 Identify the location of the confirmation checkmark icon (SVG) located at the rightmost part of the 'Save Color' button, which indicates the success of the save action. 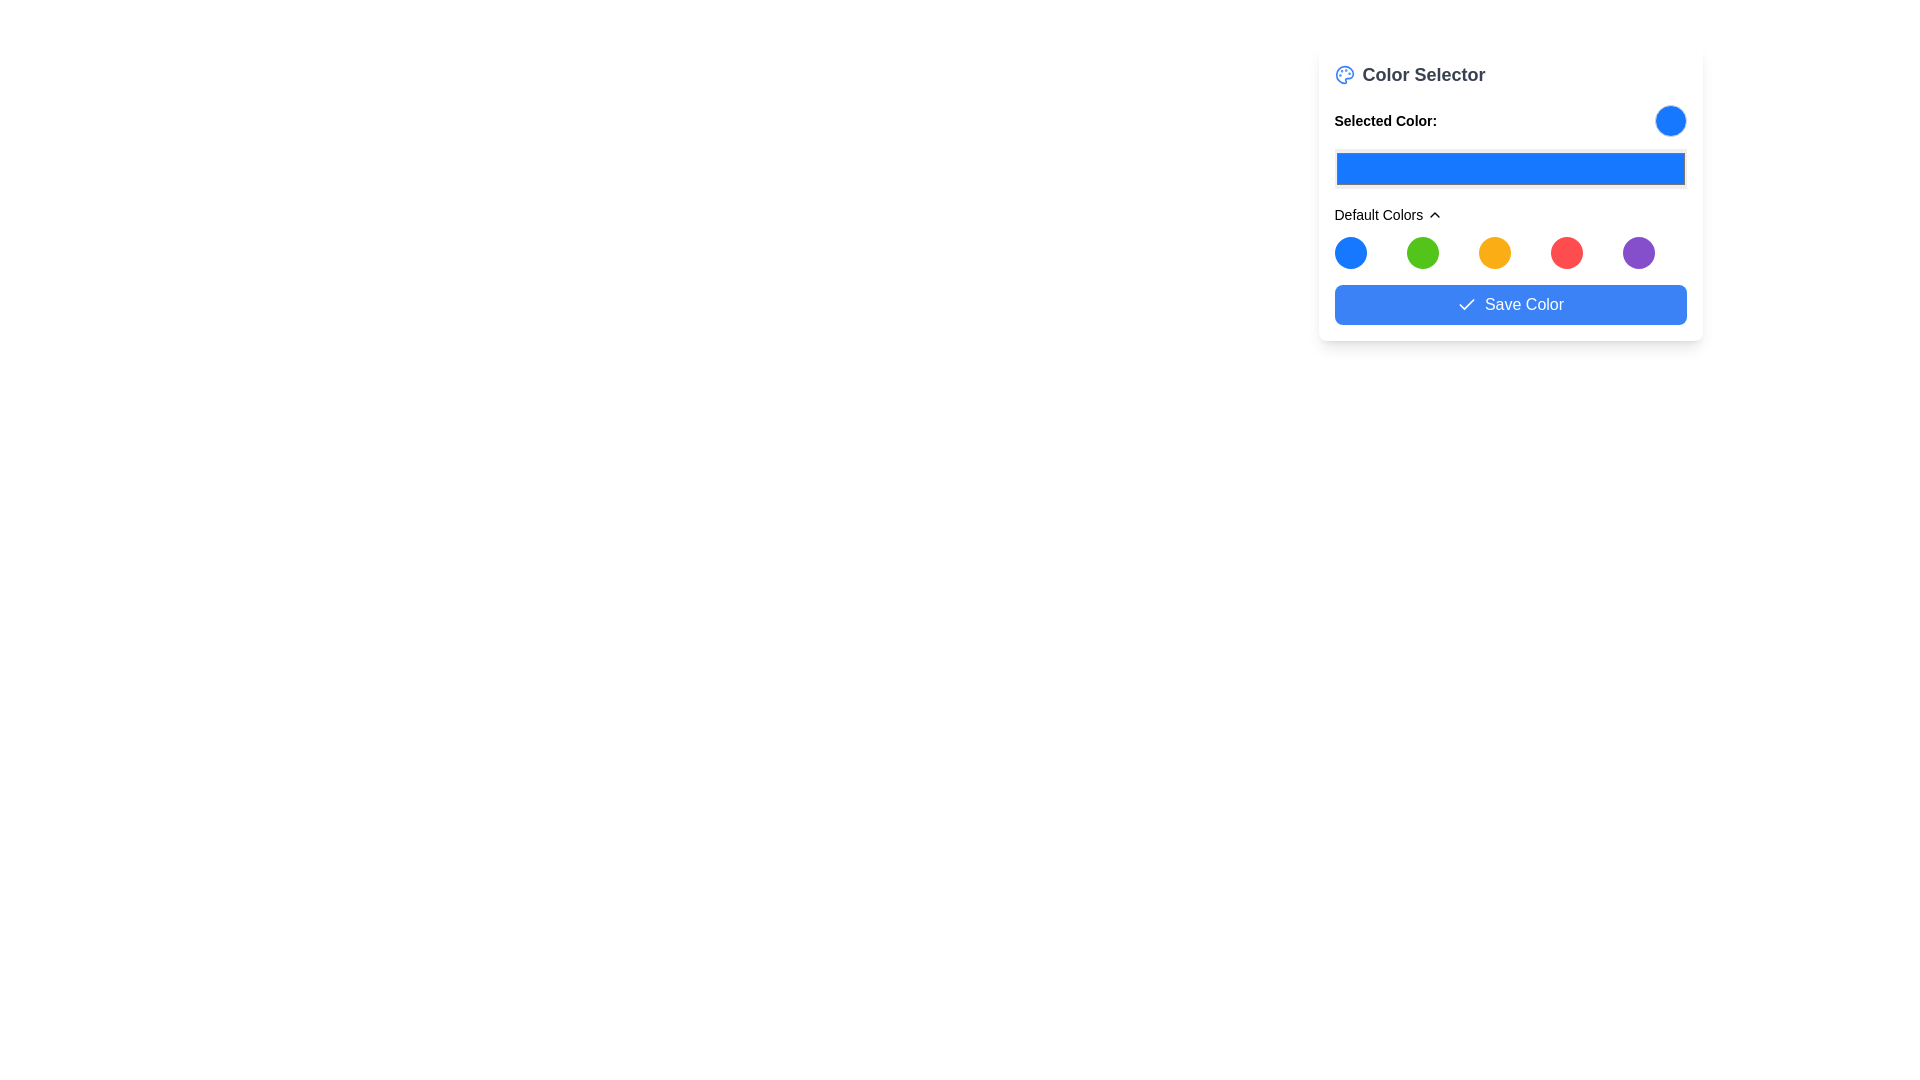
(1466, 304).